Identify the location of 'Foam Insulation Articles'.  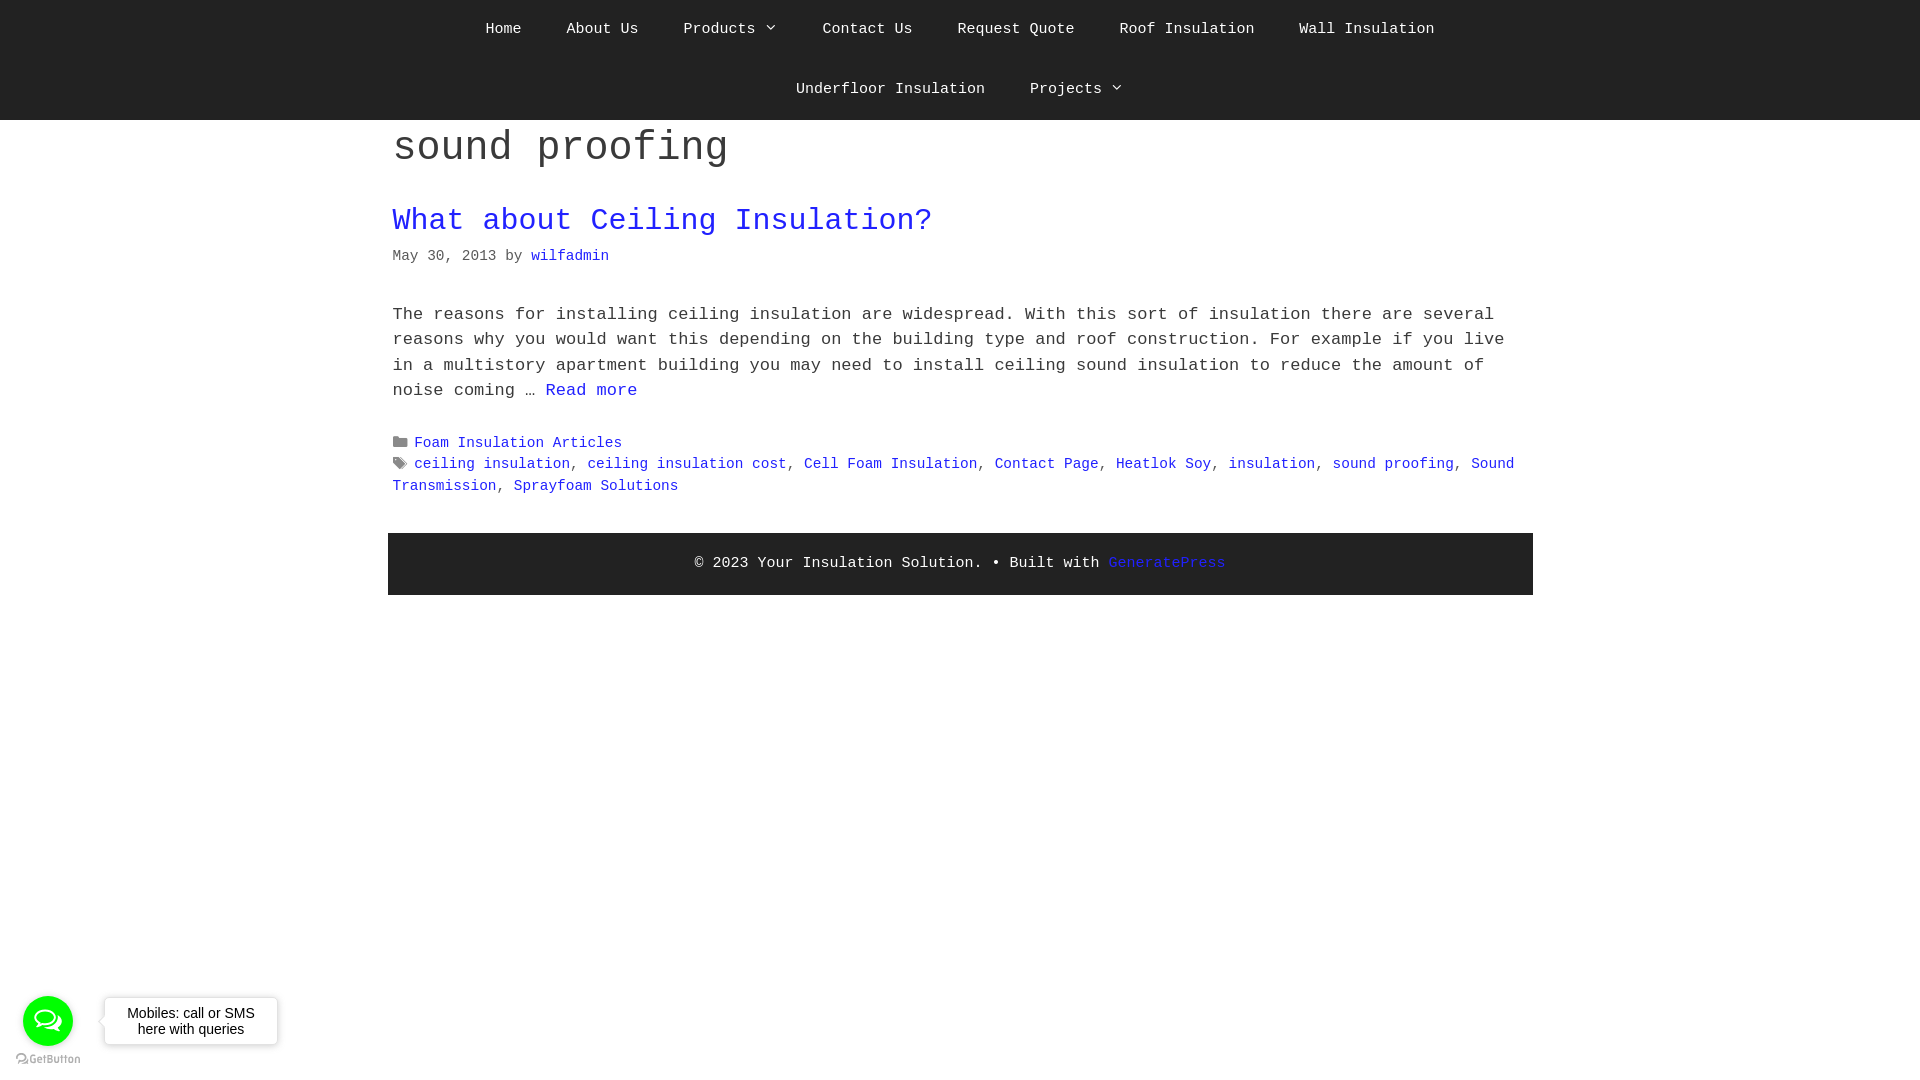
(518, 442).